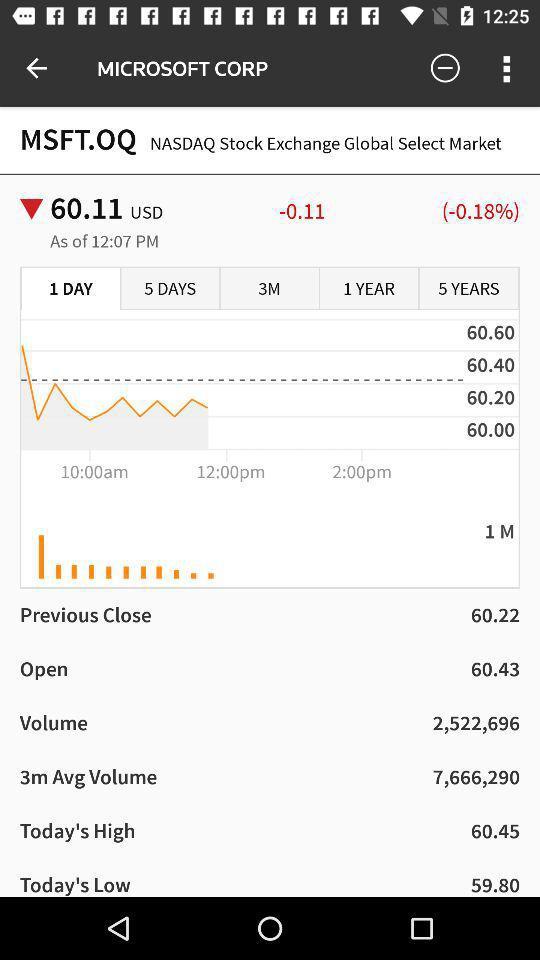 This screenshot has width=540, height=960. What do you see at coordinates (468, 288) in the screenshot?
I see `the icon next to 1 year item` at bounding box center [468, 288].